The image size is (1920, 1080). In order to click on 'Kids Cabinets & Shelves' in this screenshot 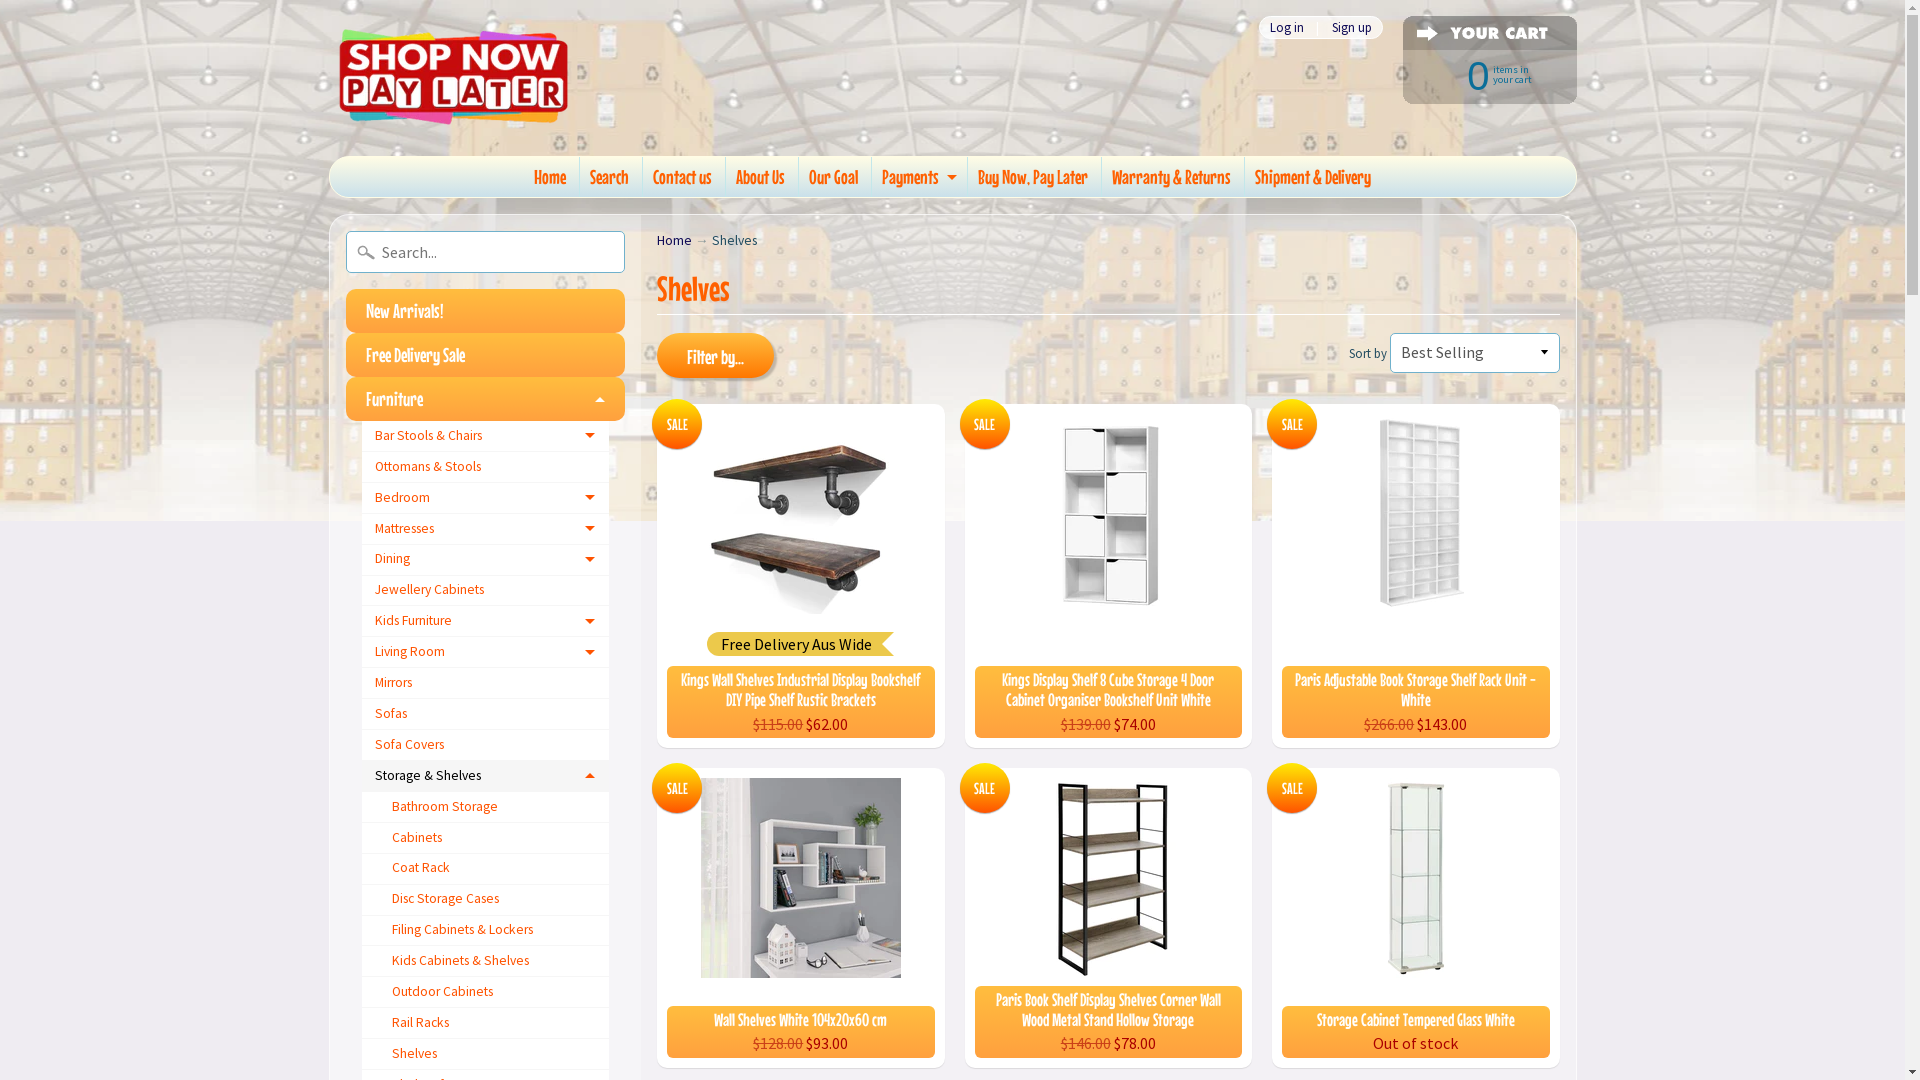, I will do `click(485, 960)`.